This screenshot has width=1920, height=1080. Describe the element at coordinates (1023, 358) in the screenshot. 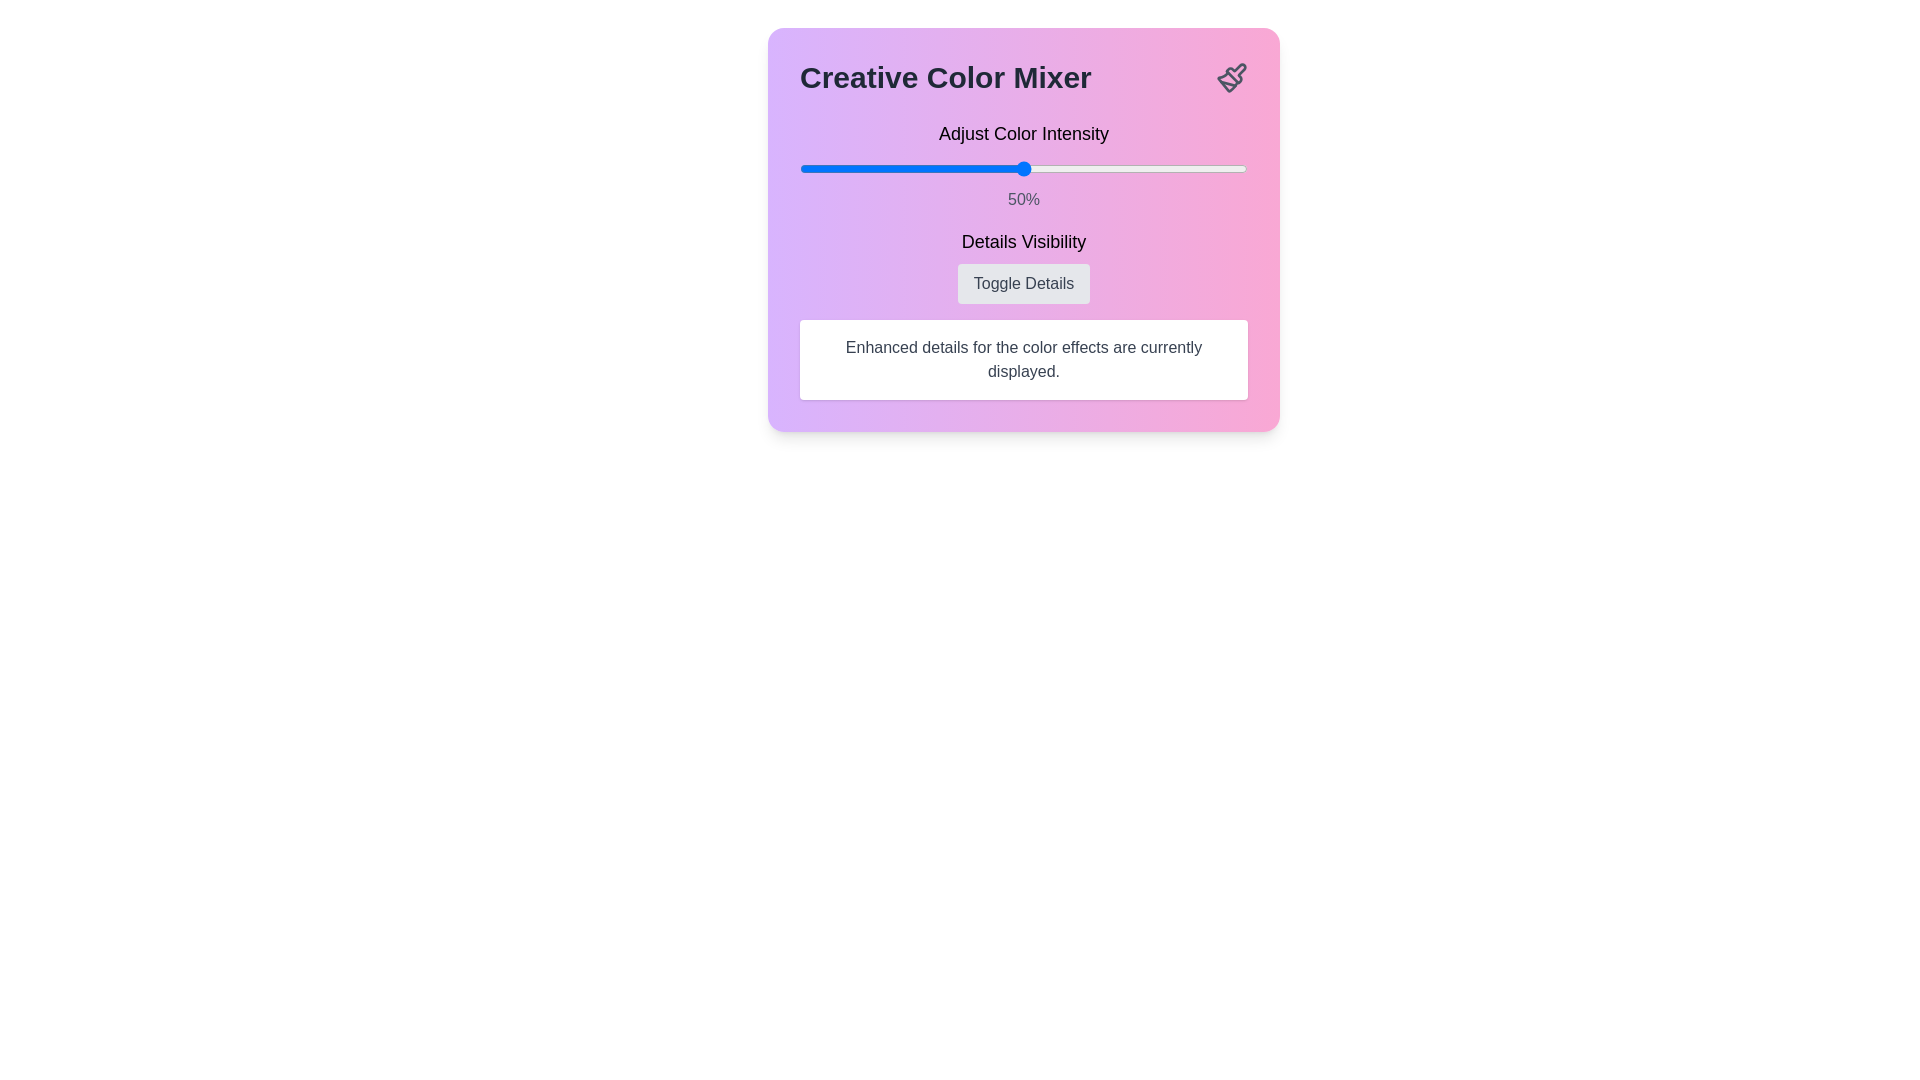

I see `the descriptive text block in the 'Details Visibility' section of the 'Creative Color Mixer' UI, located below the 'Toggle Details' button` at that location.